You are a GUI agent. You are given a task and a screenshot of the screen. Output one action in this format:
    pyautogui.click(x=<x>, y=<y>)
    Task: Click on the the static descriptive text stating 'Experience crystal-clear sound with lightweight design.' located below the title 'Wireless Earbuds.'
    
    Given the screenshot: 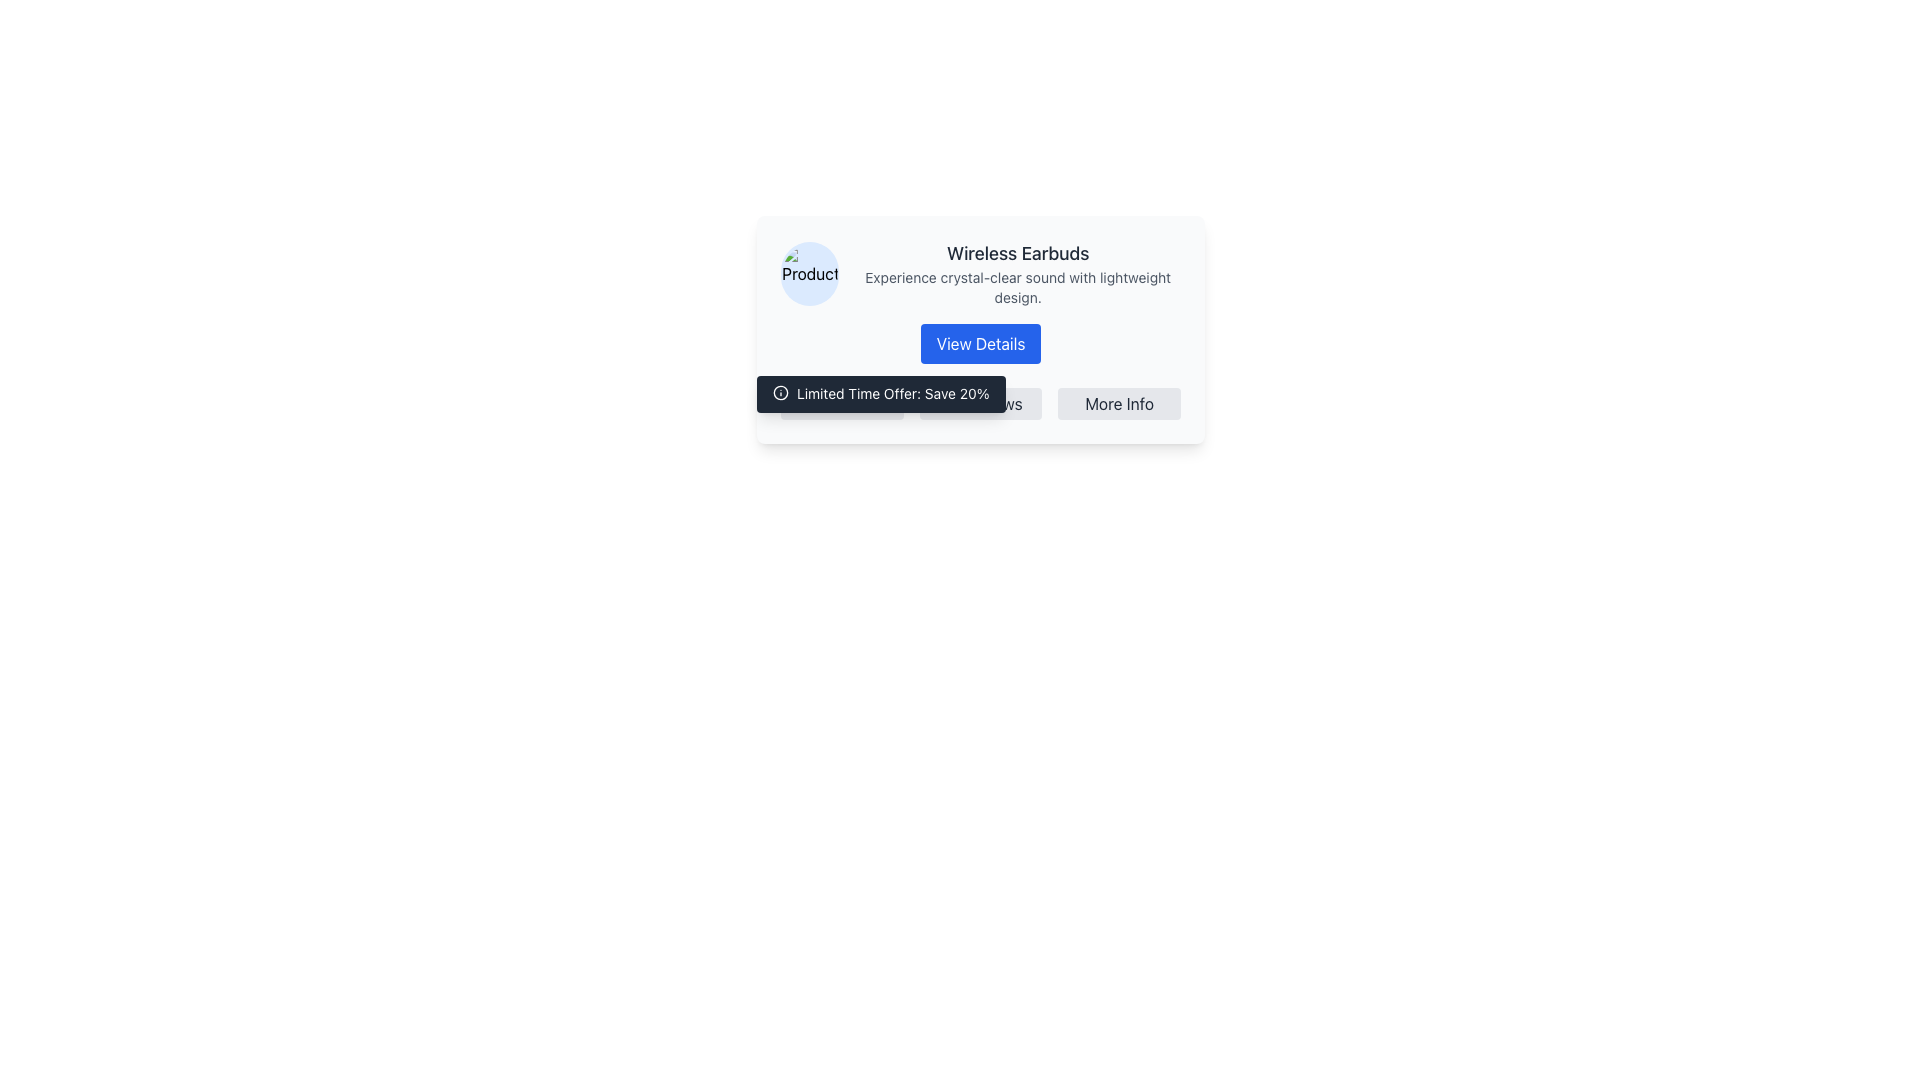 What is the action you would take?
    pyautogui.click(x=1018, y=288)
    